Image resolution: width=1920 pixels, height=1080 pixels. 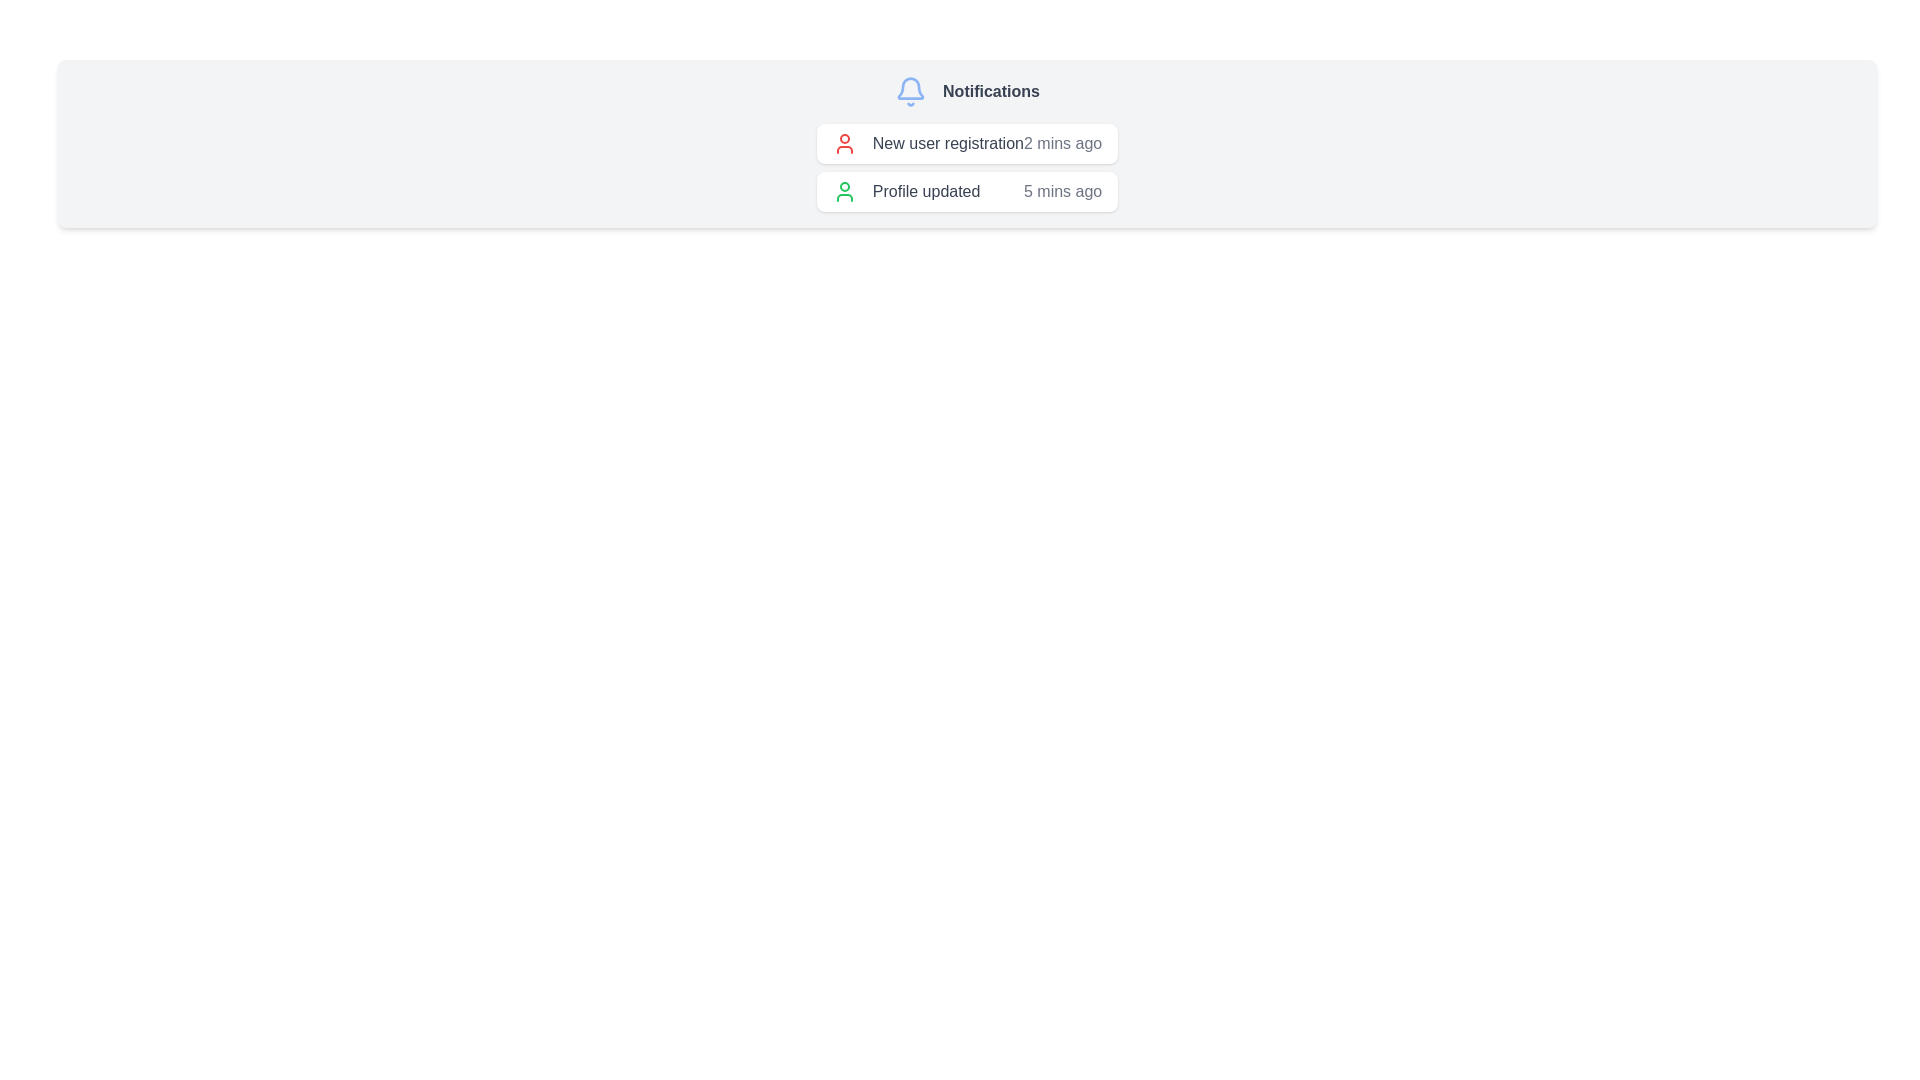 I want to click on time displayed in the text label that informs the user about the time that has passed since the 'New user registration' event, located in the right section of a notification card, so click(x=1062, y=142).